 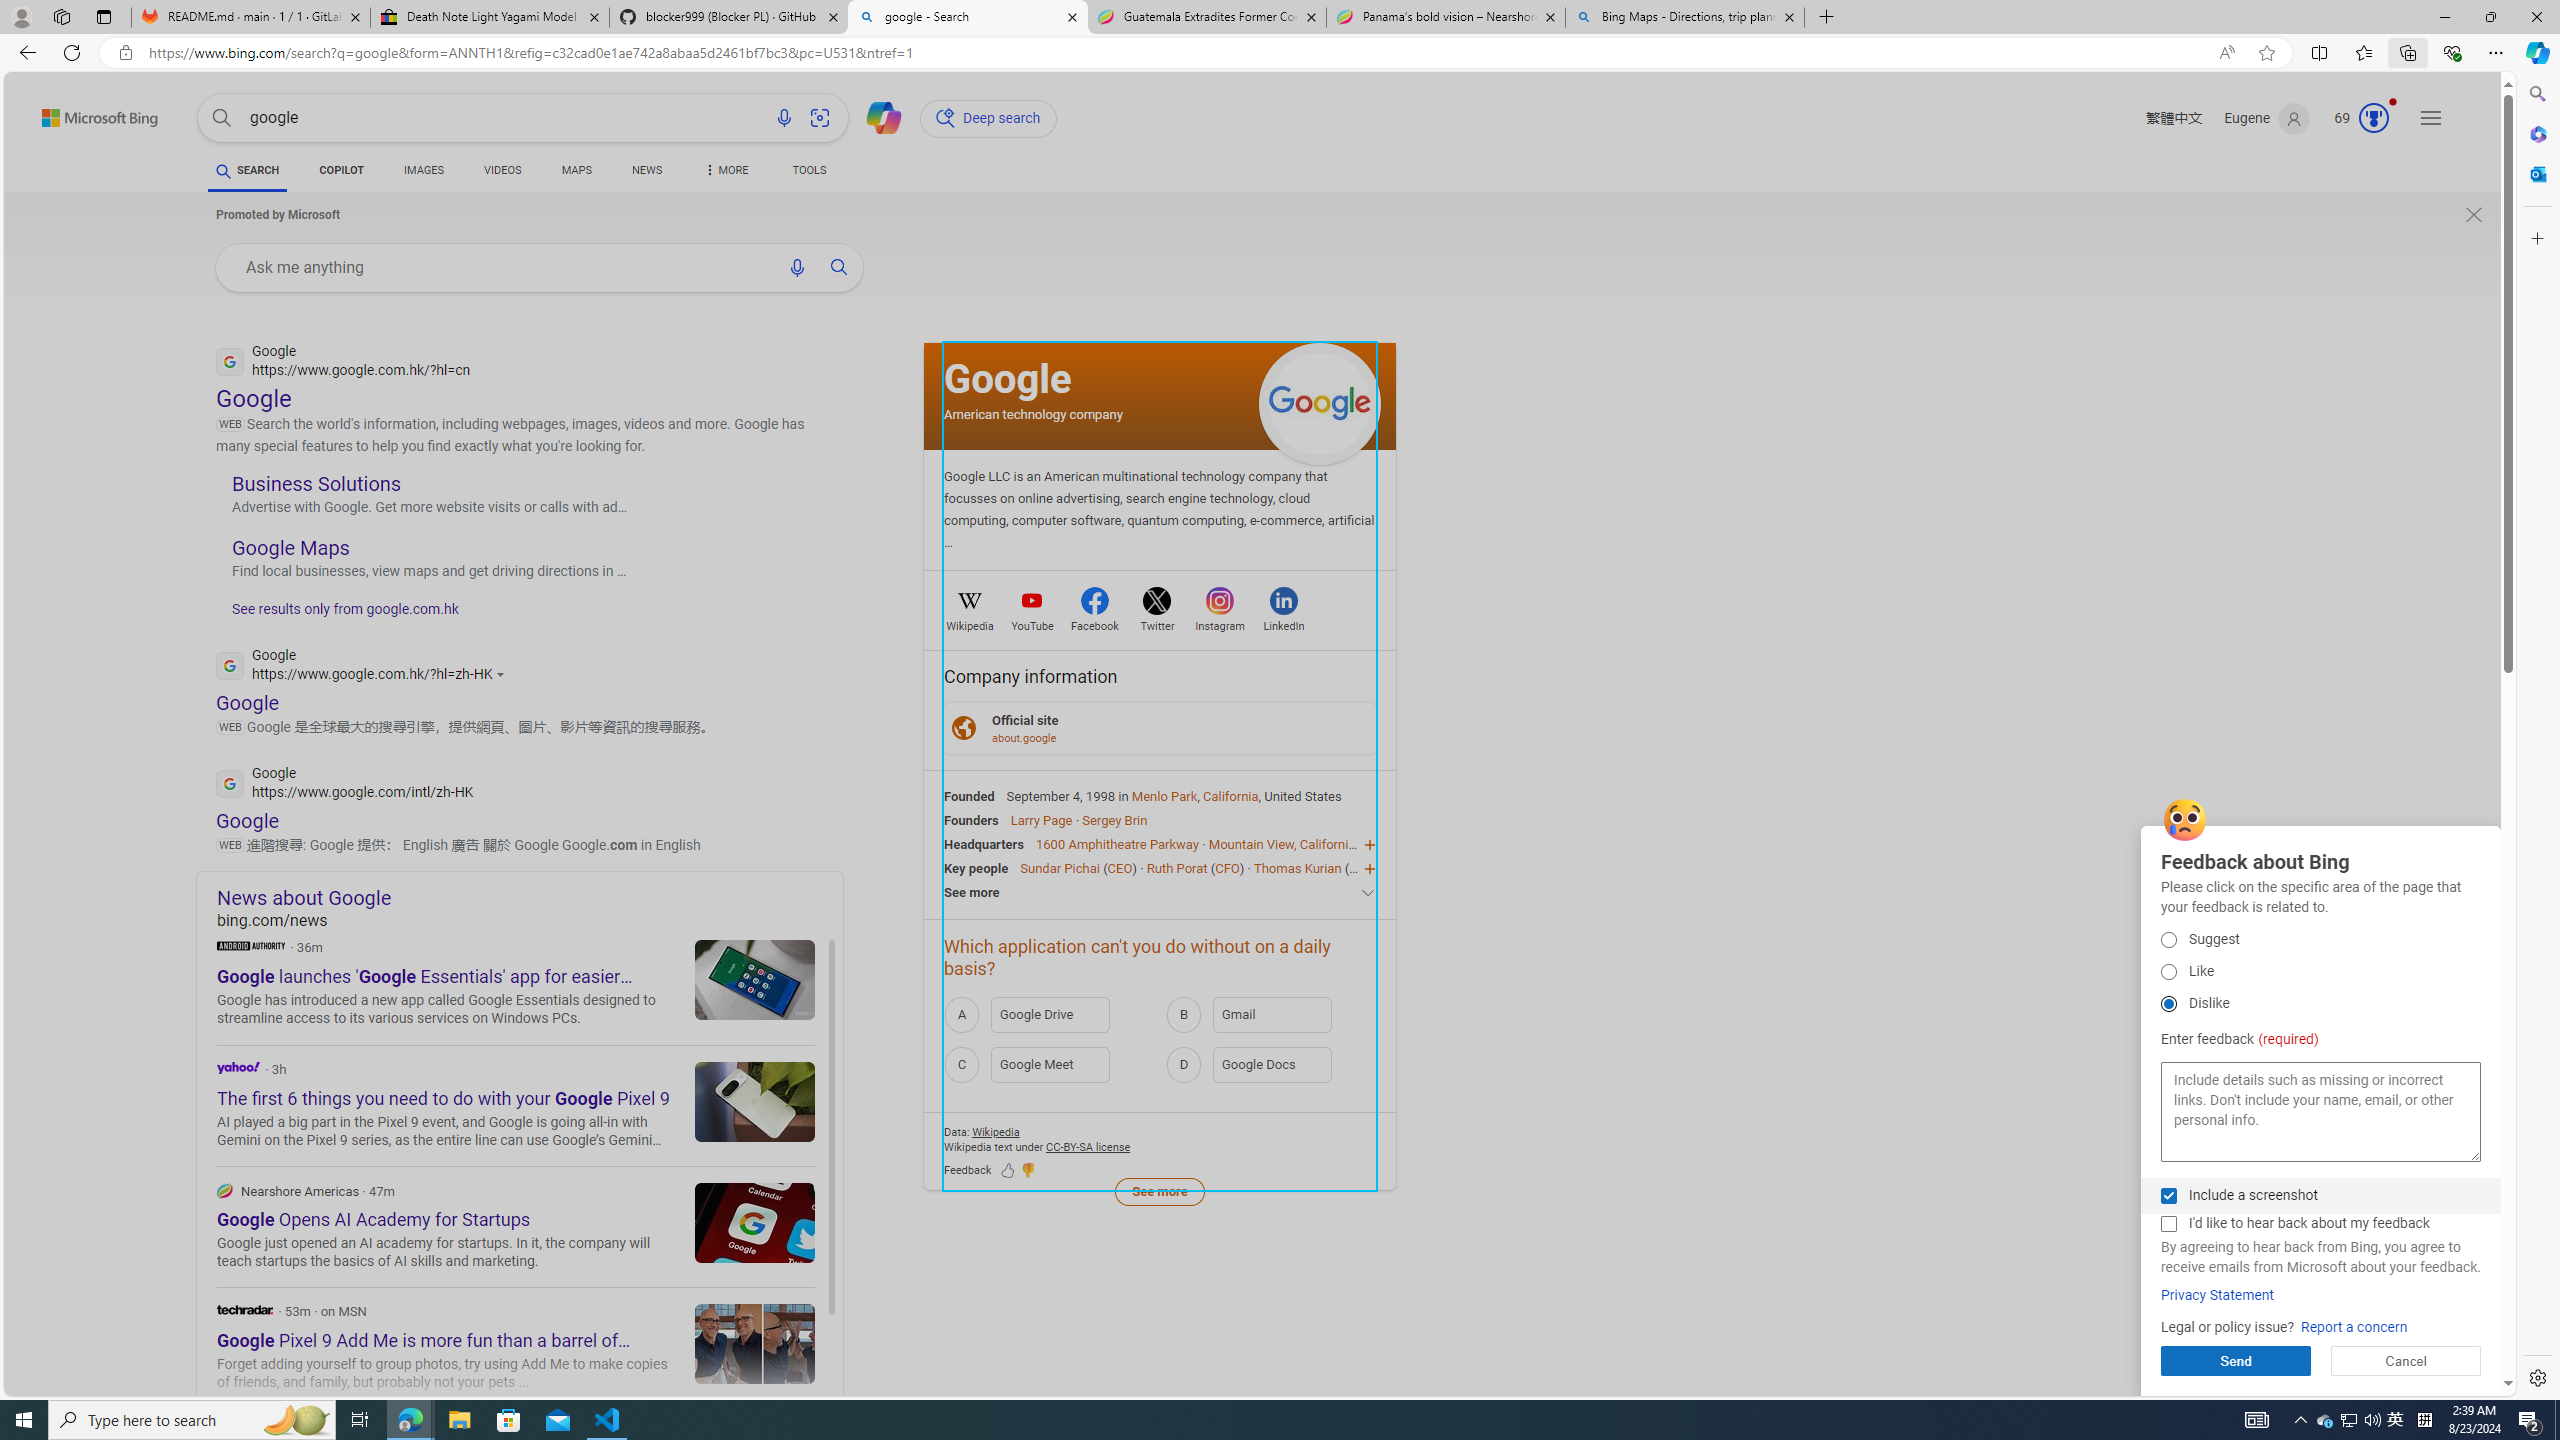 What do you see at coordinates (2168, 1194) in the screenshot?
I see `'Include a screenshot'` at bounding box center [2168, 1194].